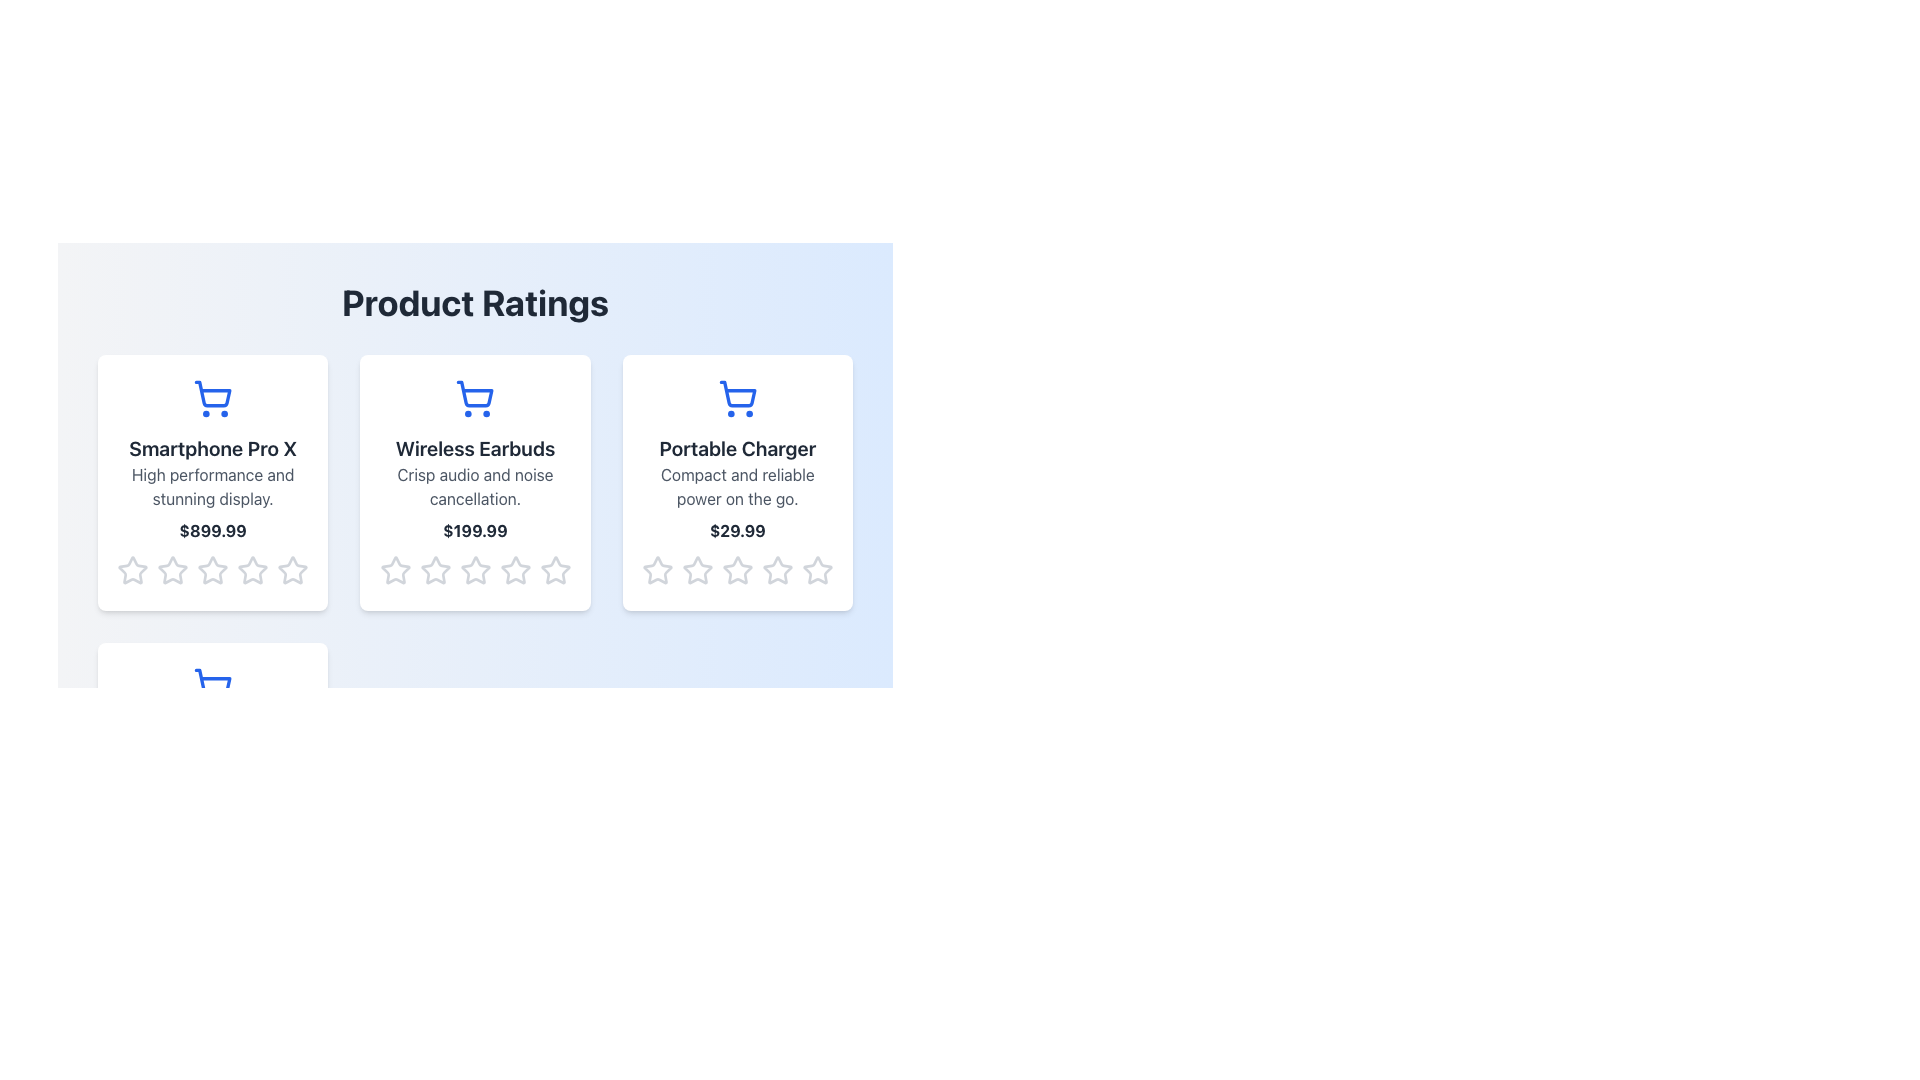 The width and height of the screenshot is (1920, 1080). What do you see at coordinates (132, 570) in the screenshot?
I see `the first star icon in the rating bar to rate the 'Smartphone Pro X' product` at bounding box center [132, 570].